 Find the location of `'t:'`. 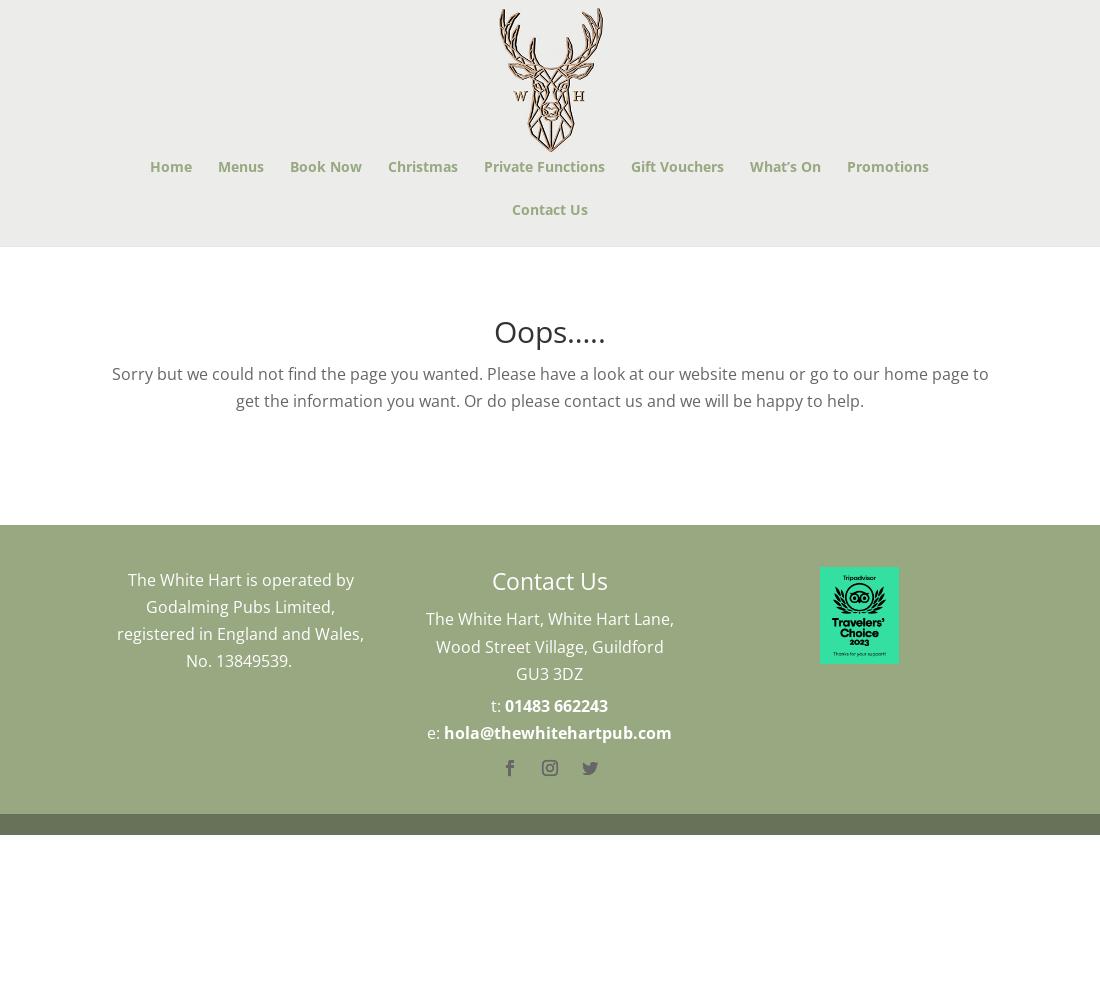

't:' is located at coordinates (497, 705).